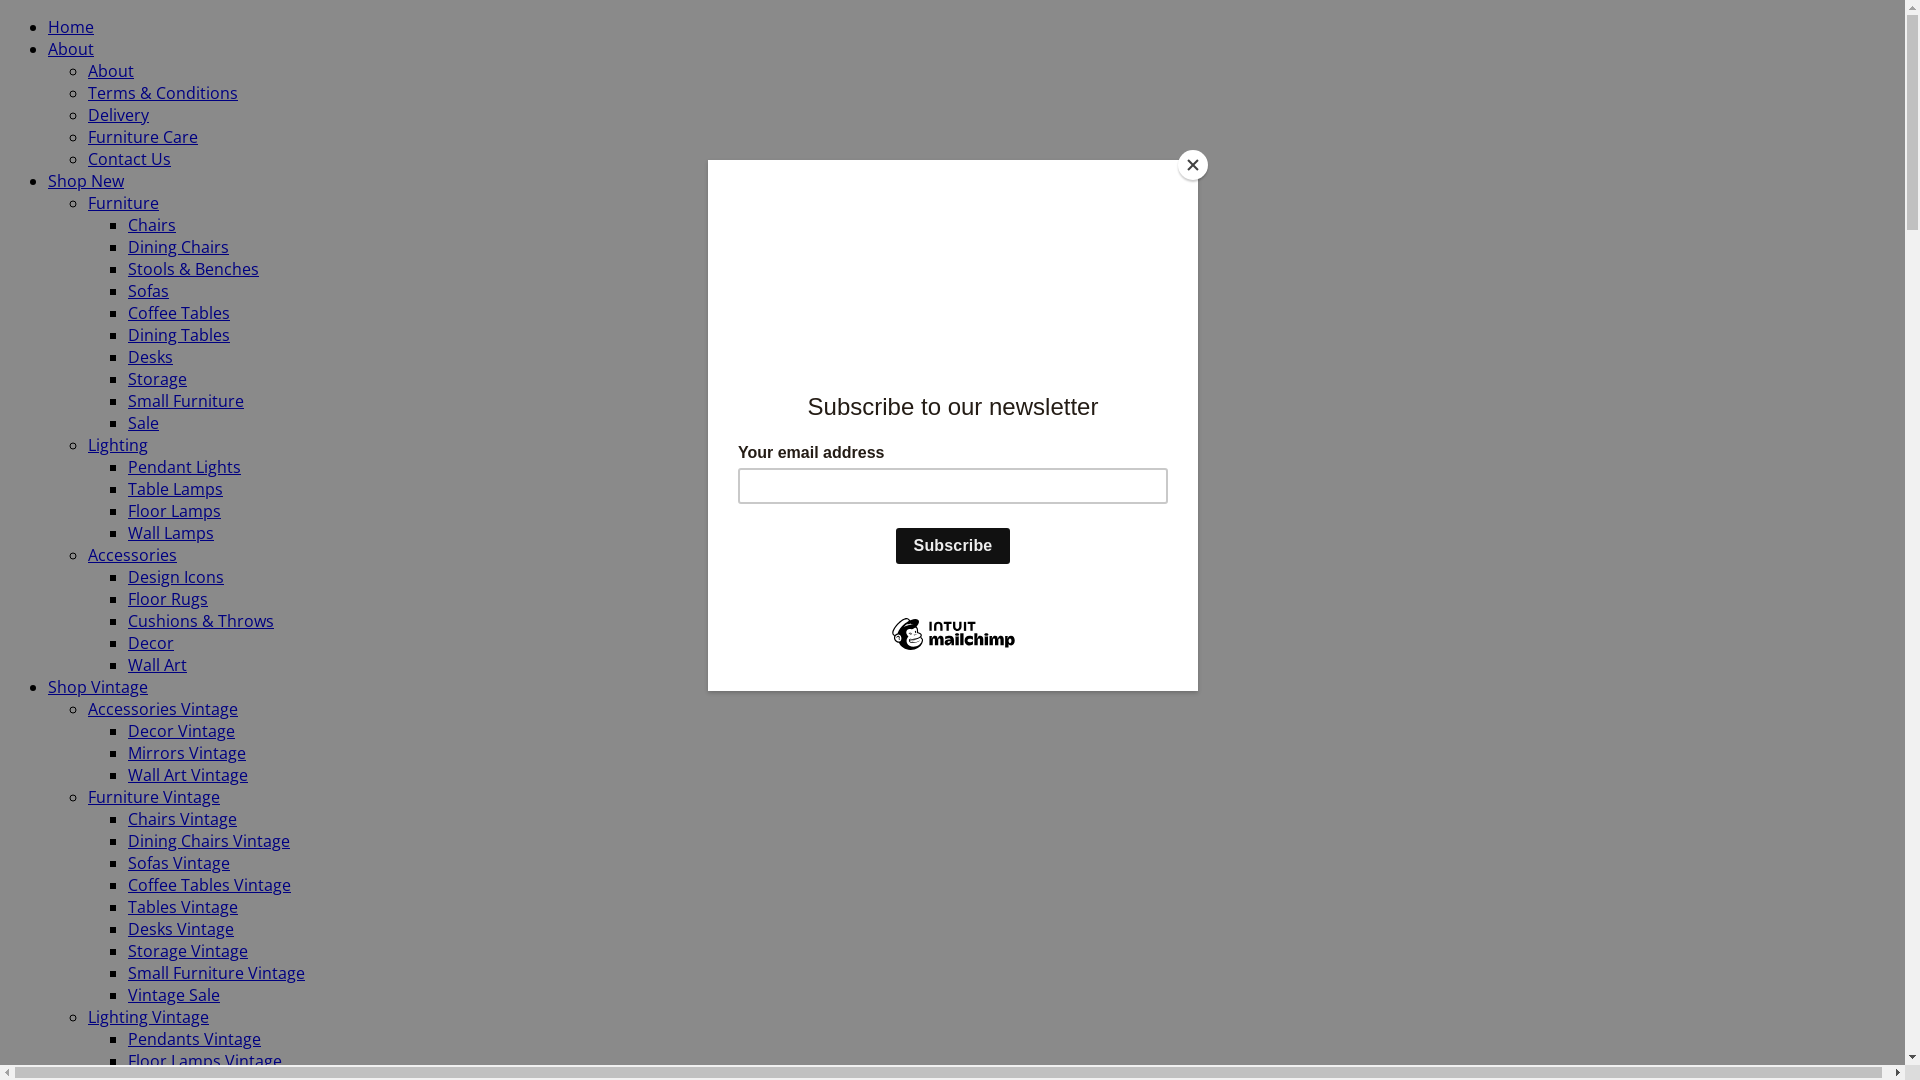 This screenshot has height=1080, width=1920. I want to click on 'Floor Lamps Vintage', so click(205, 1059).